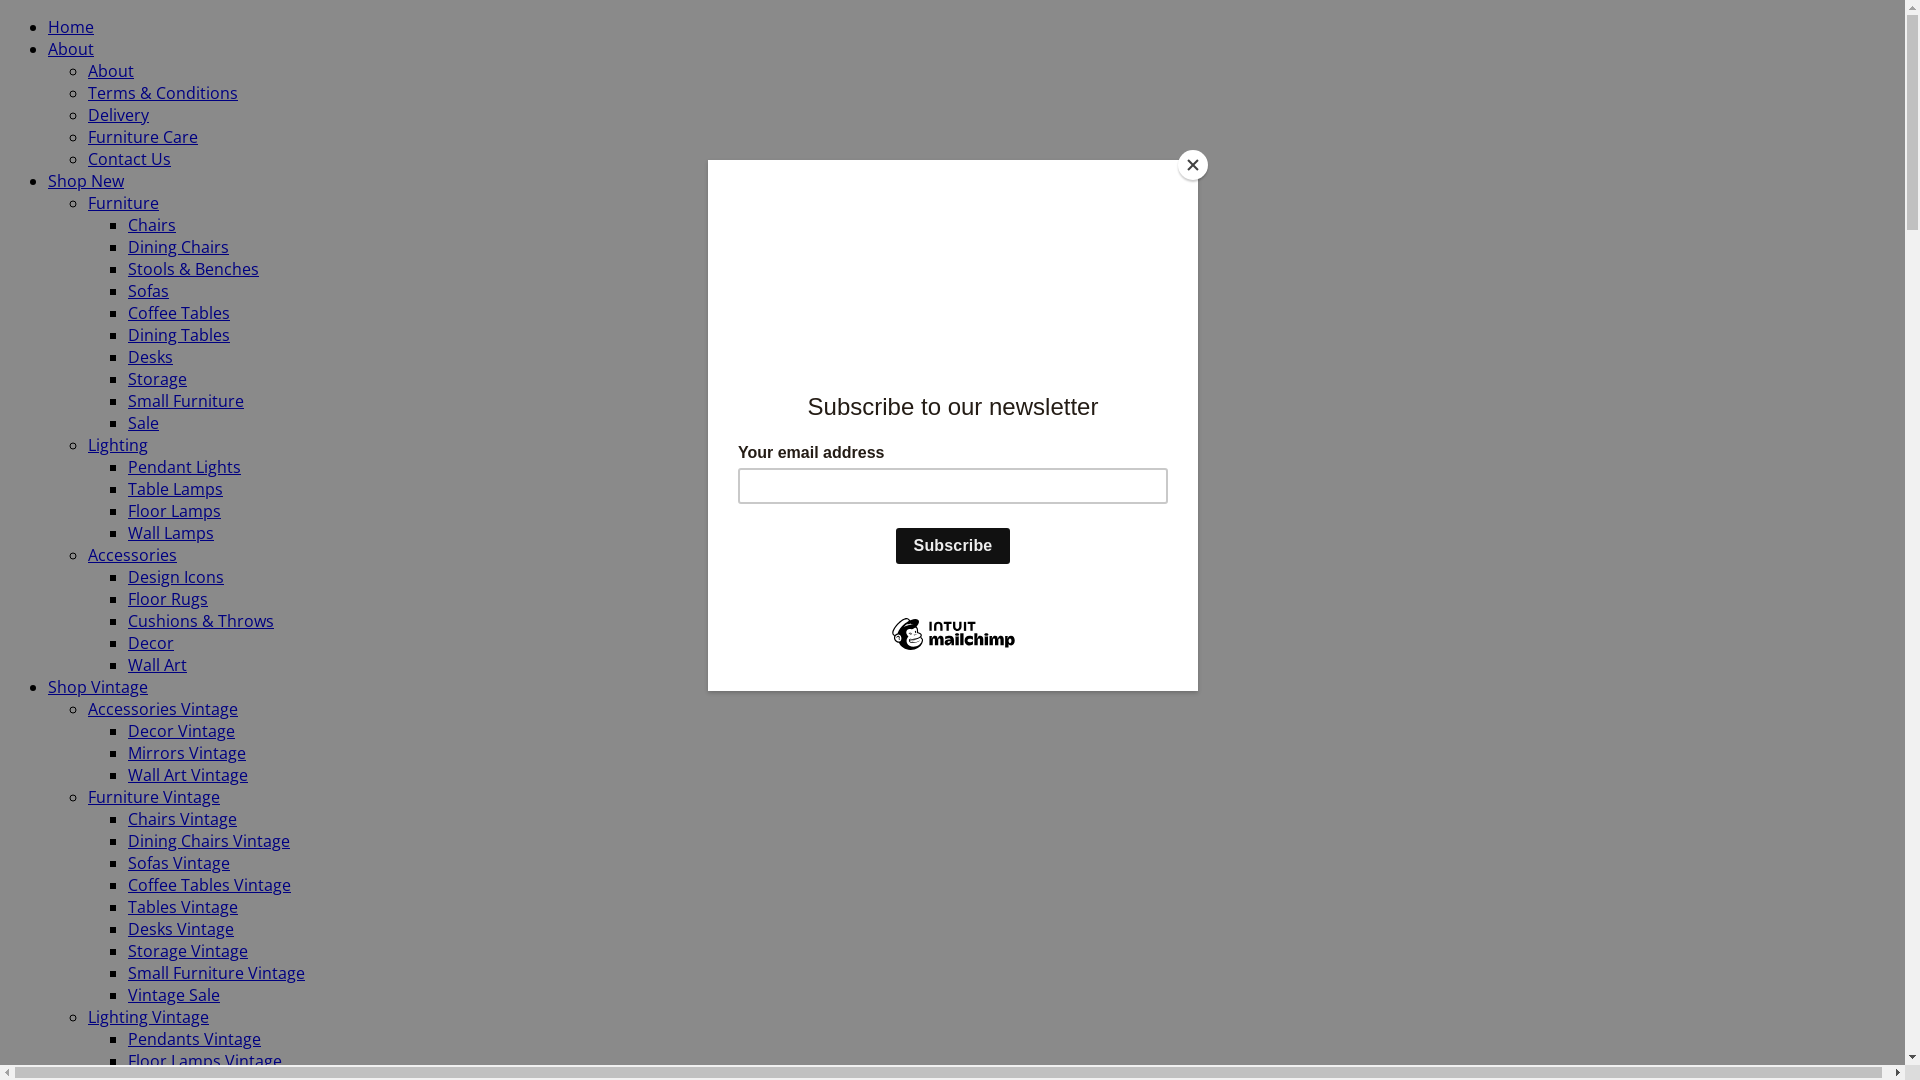 This screenshot has height=1080, width=1920. I want to click on 'Floor Lamps Vintage', so click(205, 1059).